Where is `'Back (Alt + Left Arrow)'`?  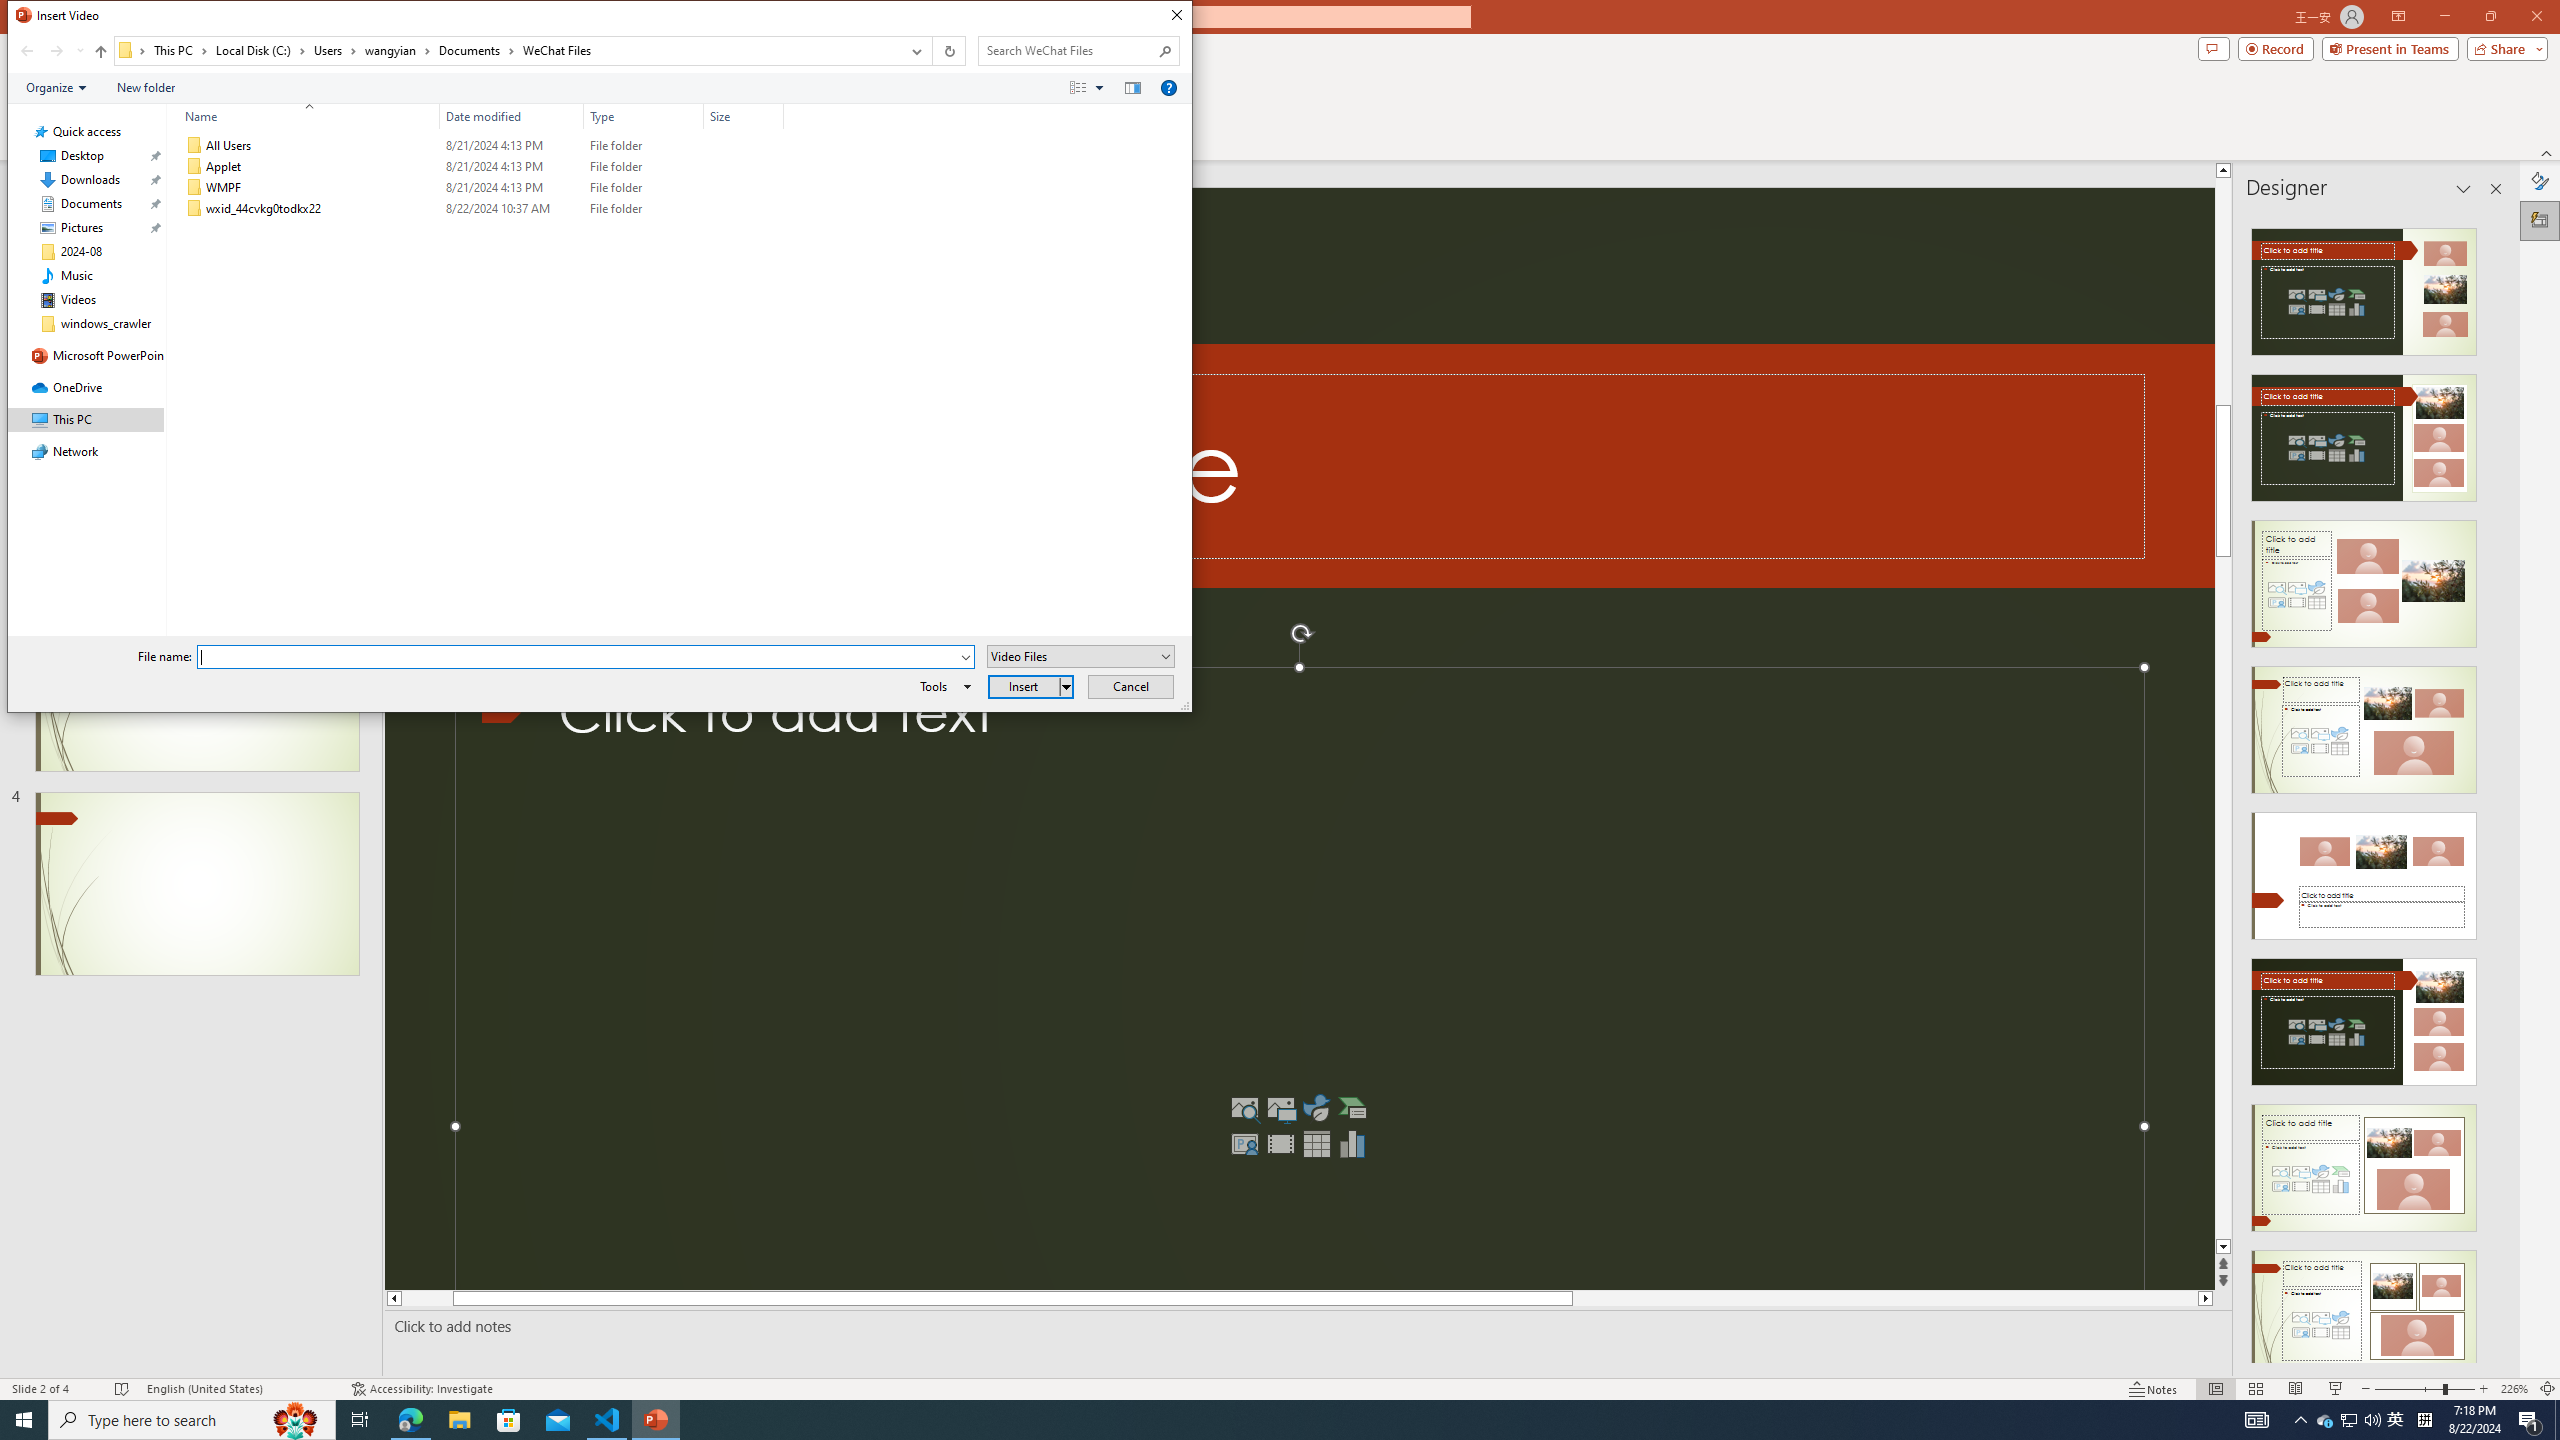 'Back (Alt + Left Arrow)' is located at coordinates (25, 50).